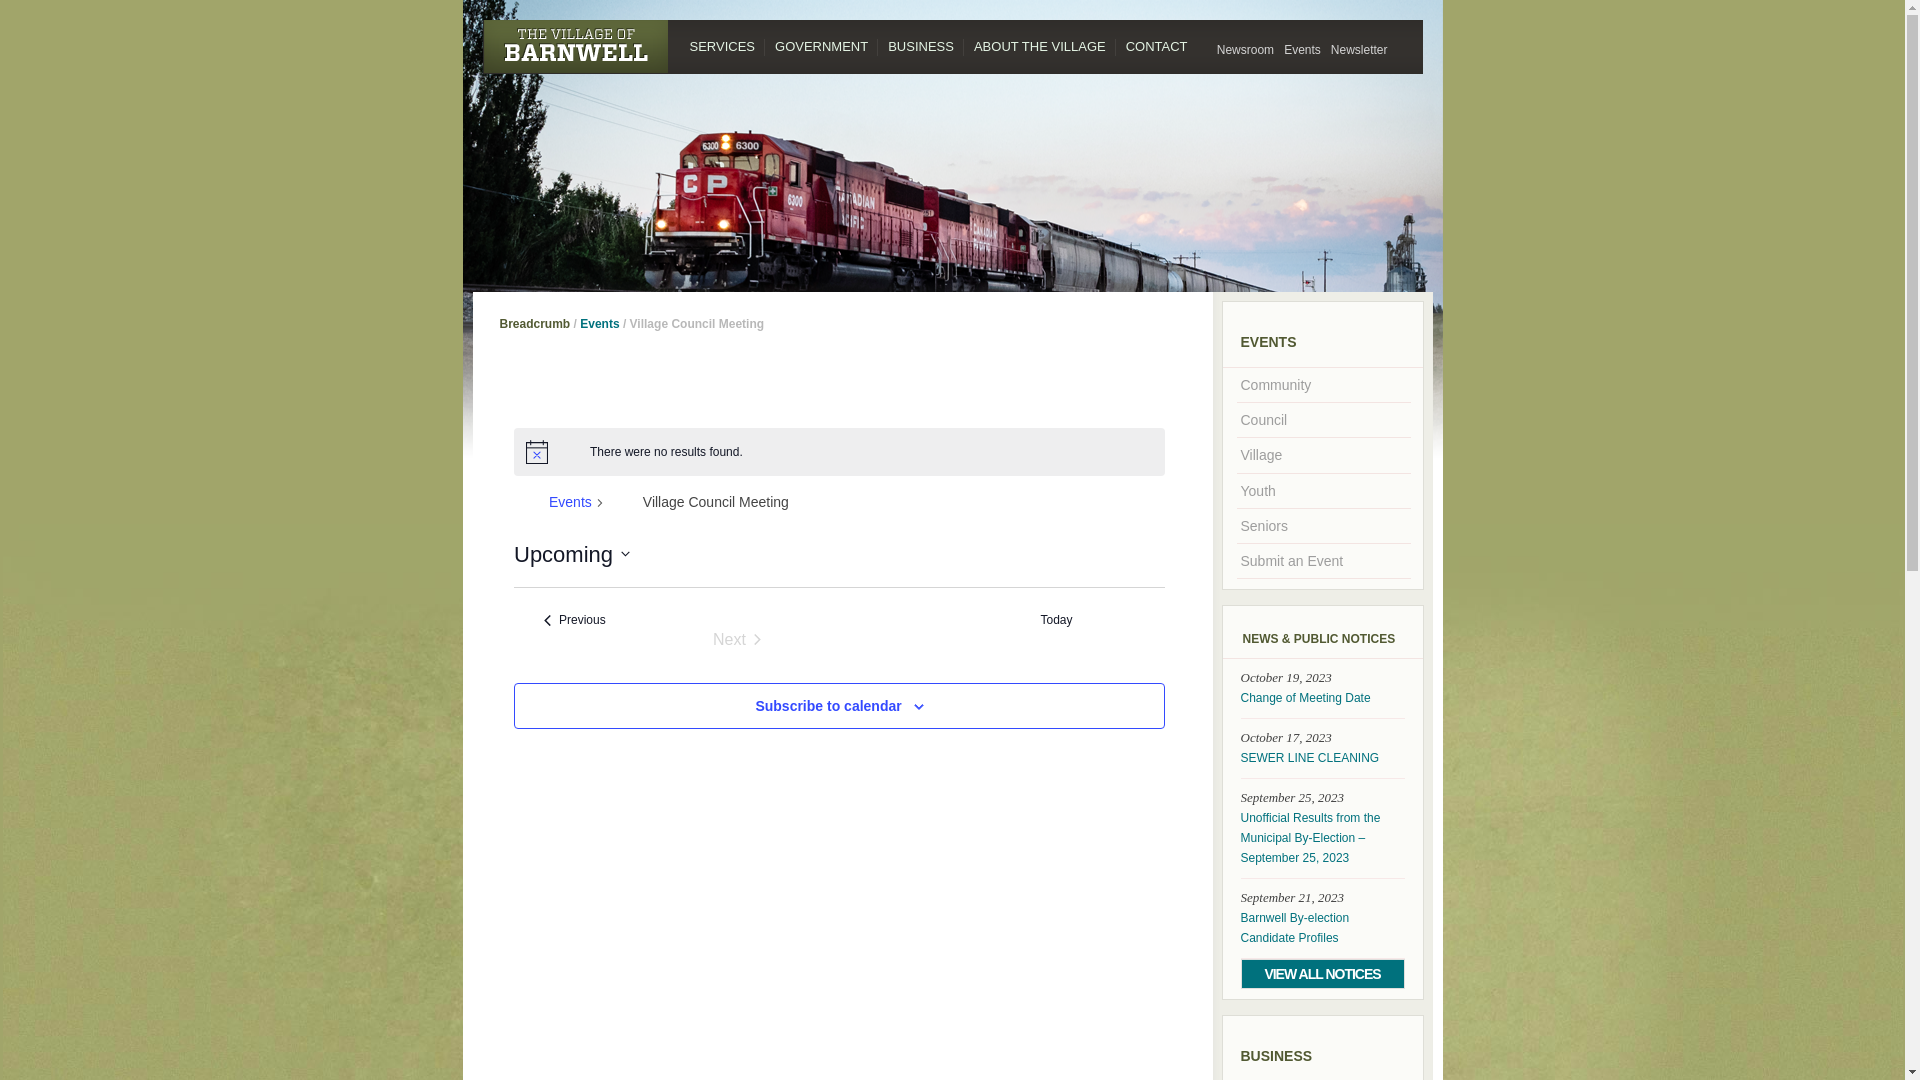  What do you see at coordinates (821, 45) in the screenshot?
I see `'GOVERNMENT'` at bounding box center [821, 45].